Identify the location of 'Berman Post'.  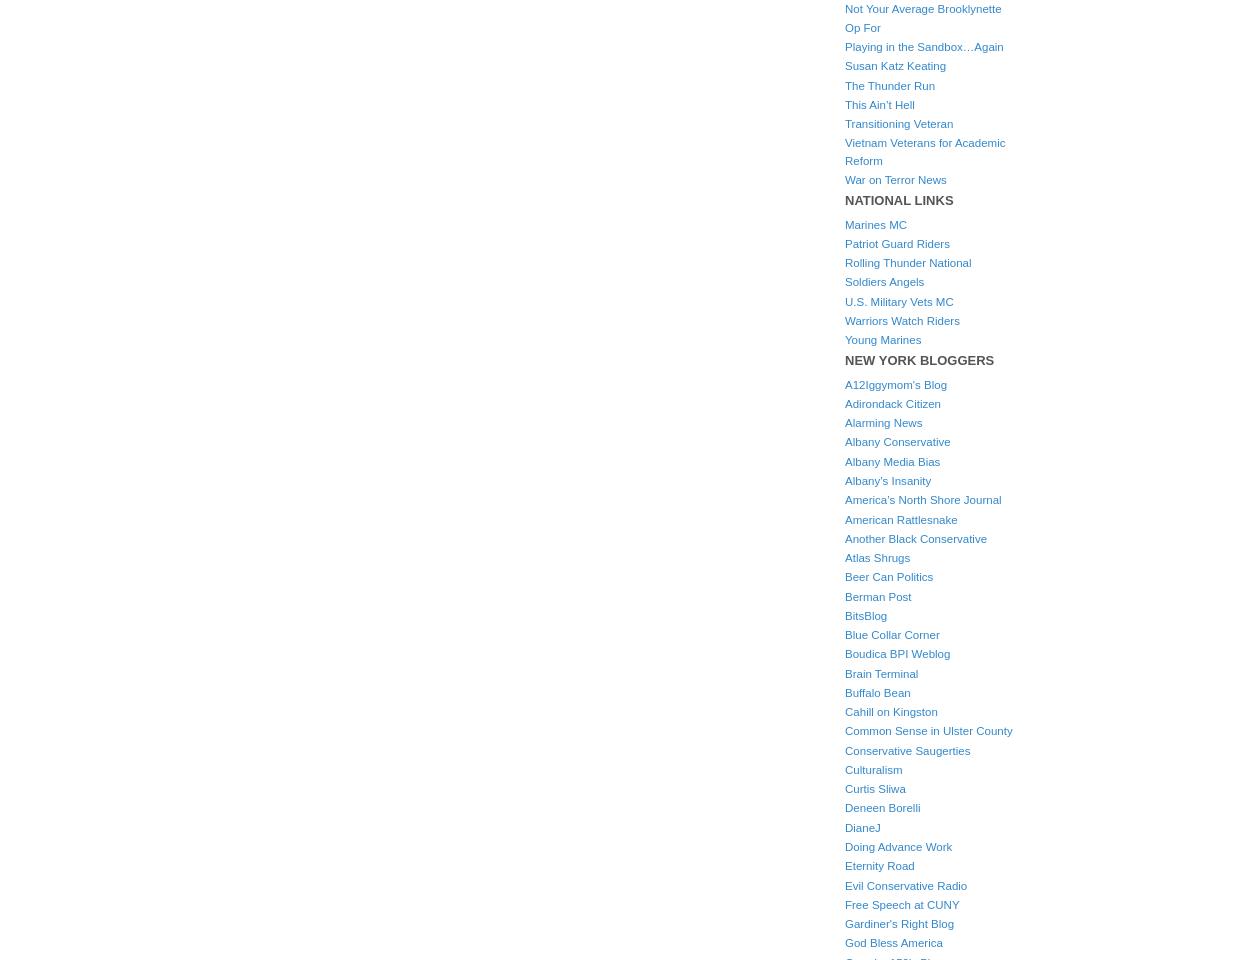
(878, 595).